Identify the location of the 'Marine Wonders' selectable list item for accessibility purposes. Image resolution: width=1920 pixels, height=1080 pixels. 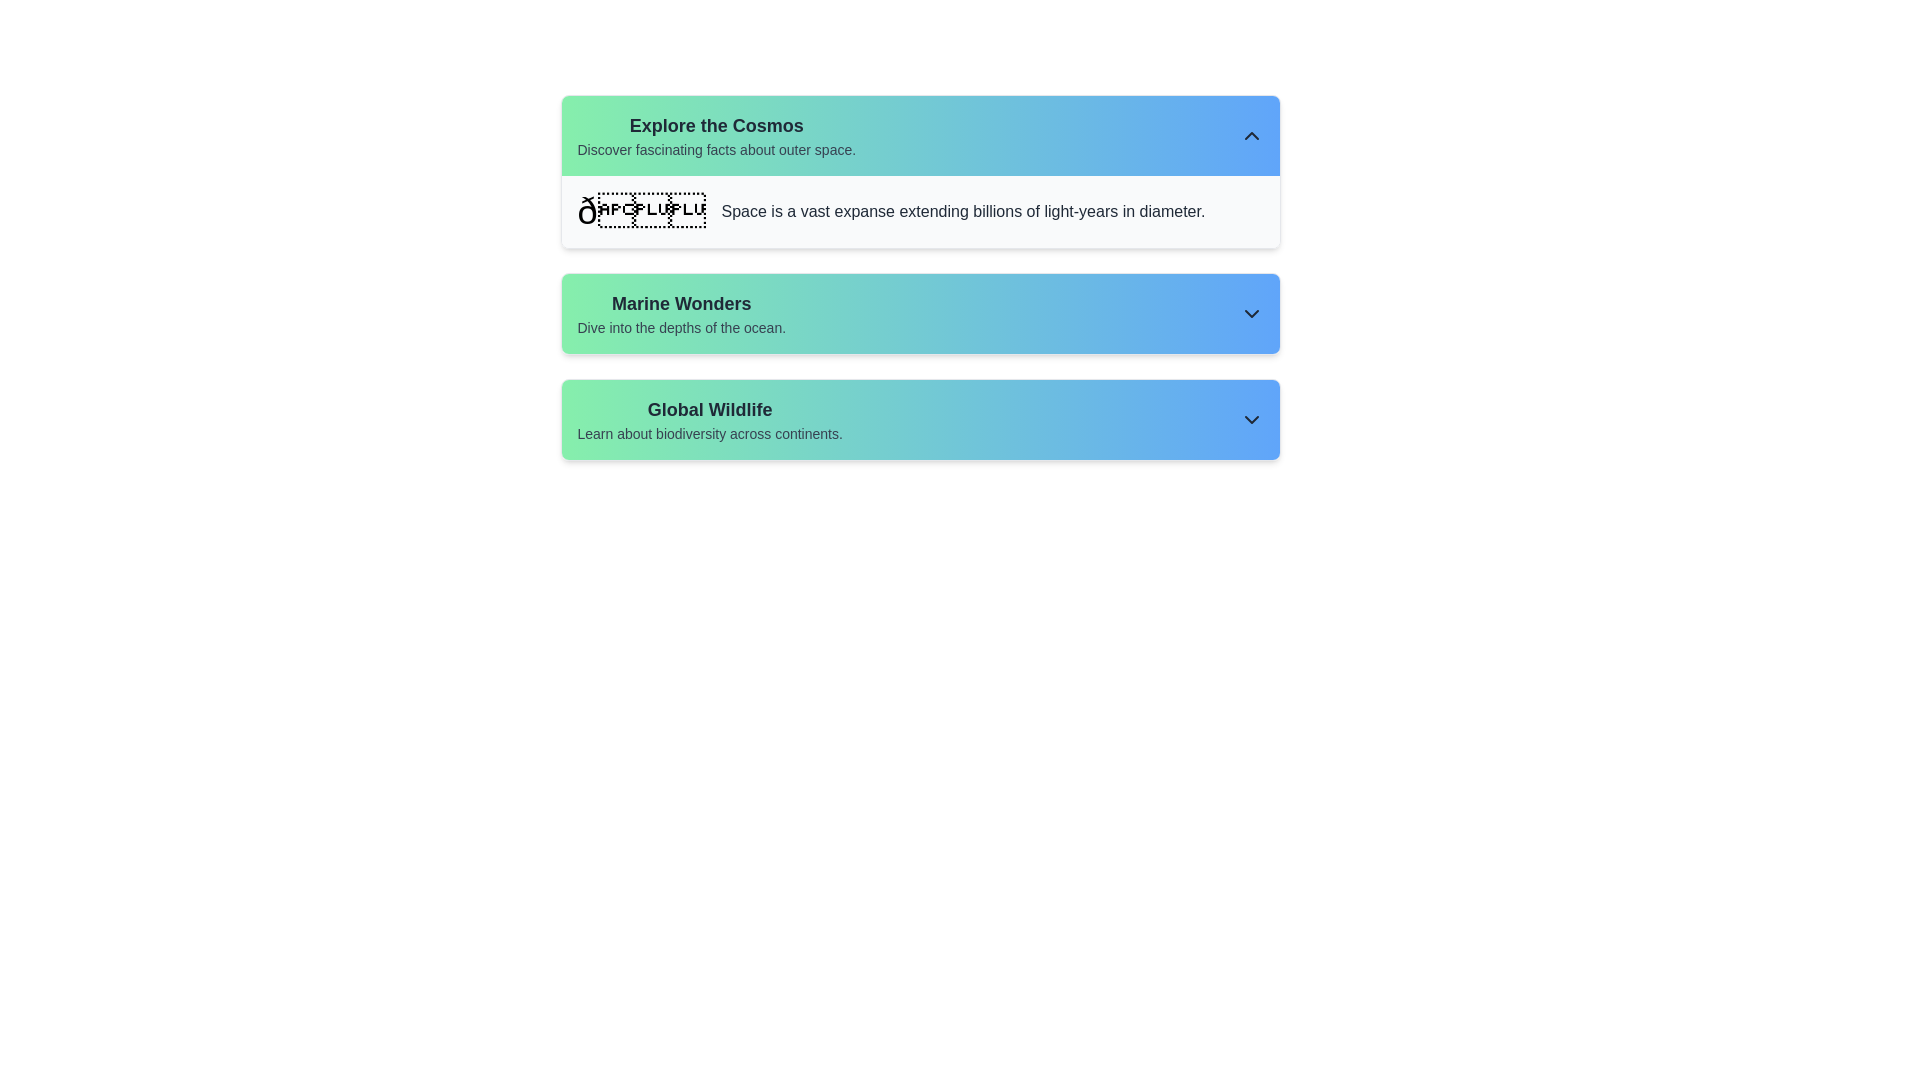
(919, 277).